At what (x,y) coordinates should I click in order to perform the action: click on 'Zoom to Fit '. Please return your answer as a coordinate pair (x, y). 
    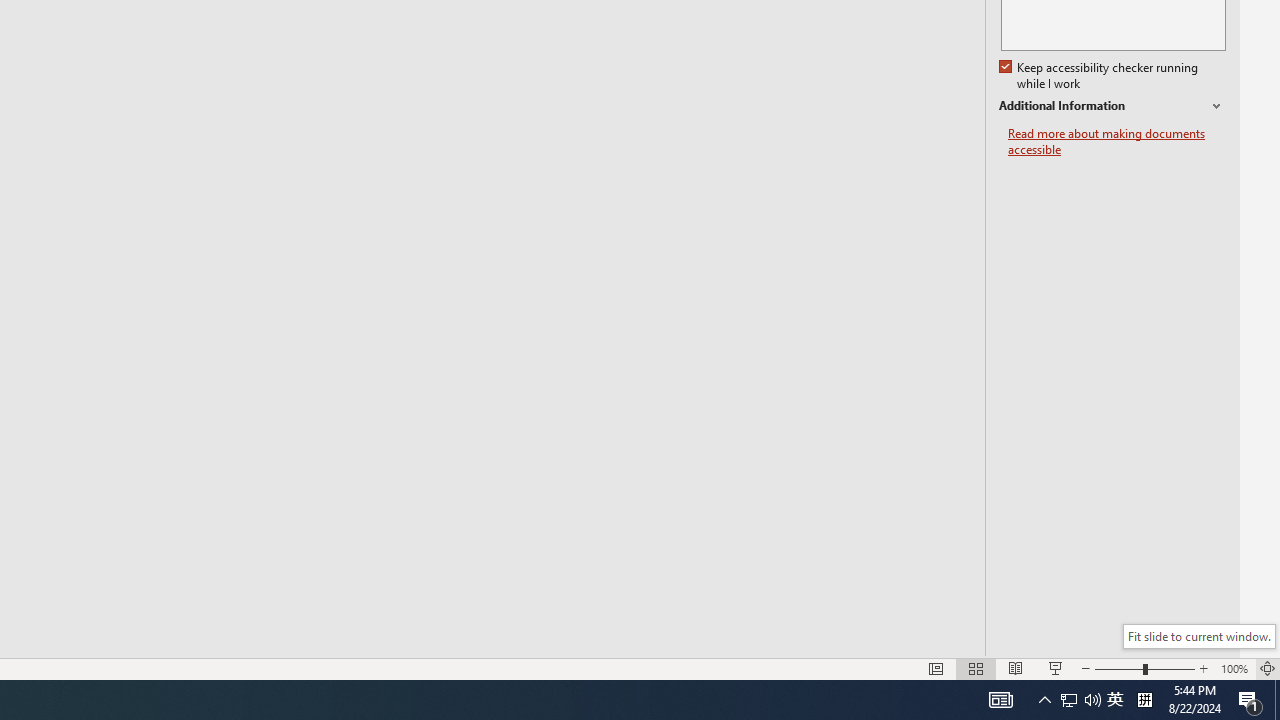
    Looking at the image, I should click on (1266, 669).